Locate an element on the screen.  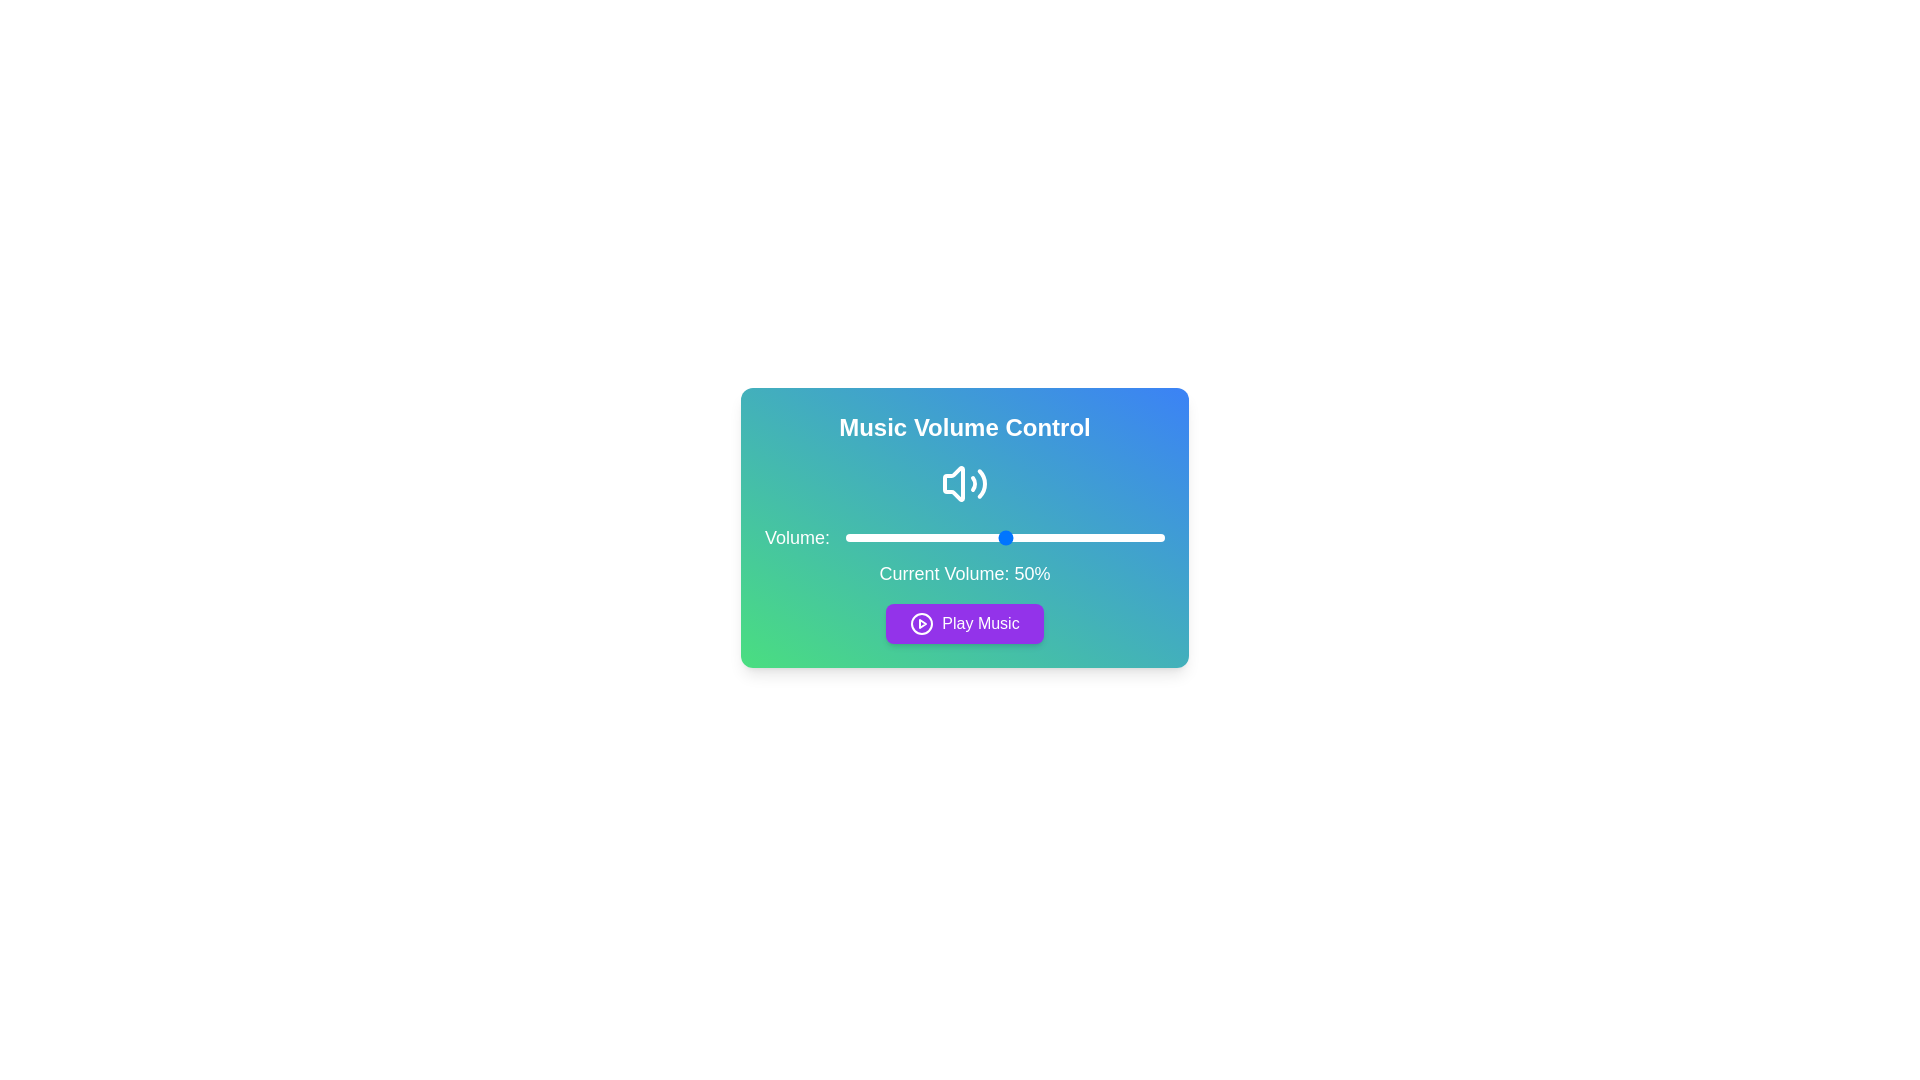
the 'Play Music' button to toggle play and pause is located at coordinates (964, 623).